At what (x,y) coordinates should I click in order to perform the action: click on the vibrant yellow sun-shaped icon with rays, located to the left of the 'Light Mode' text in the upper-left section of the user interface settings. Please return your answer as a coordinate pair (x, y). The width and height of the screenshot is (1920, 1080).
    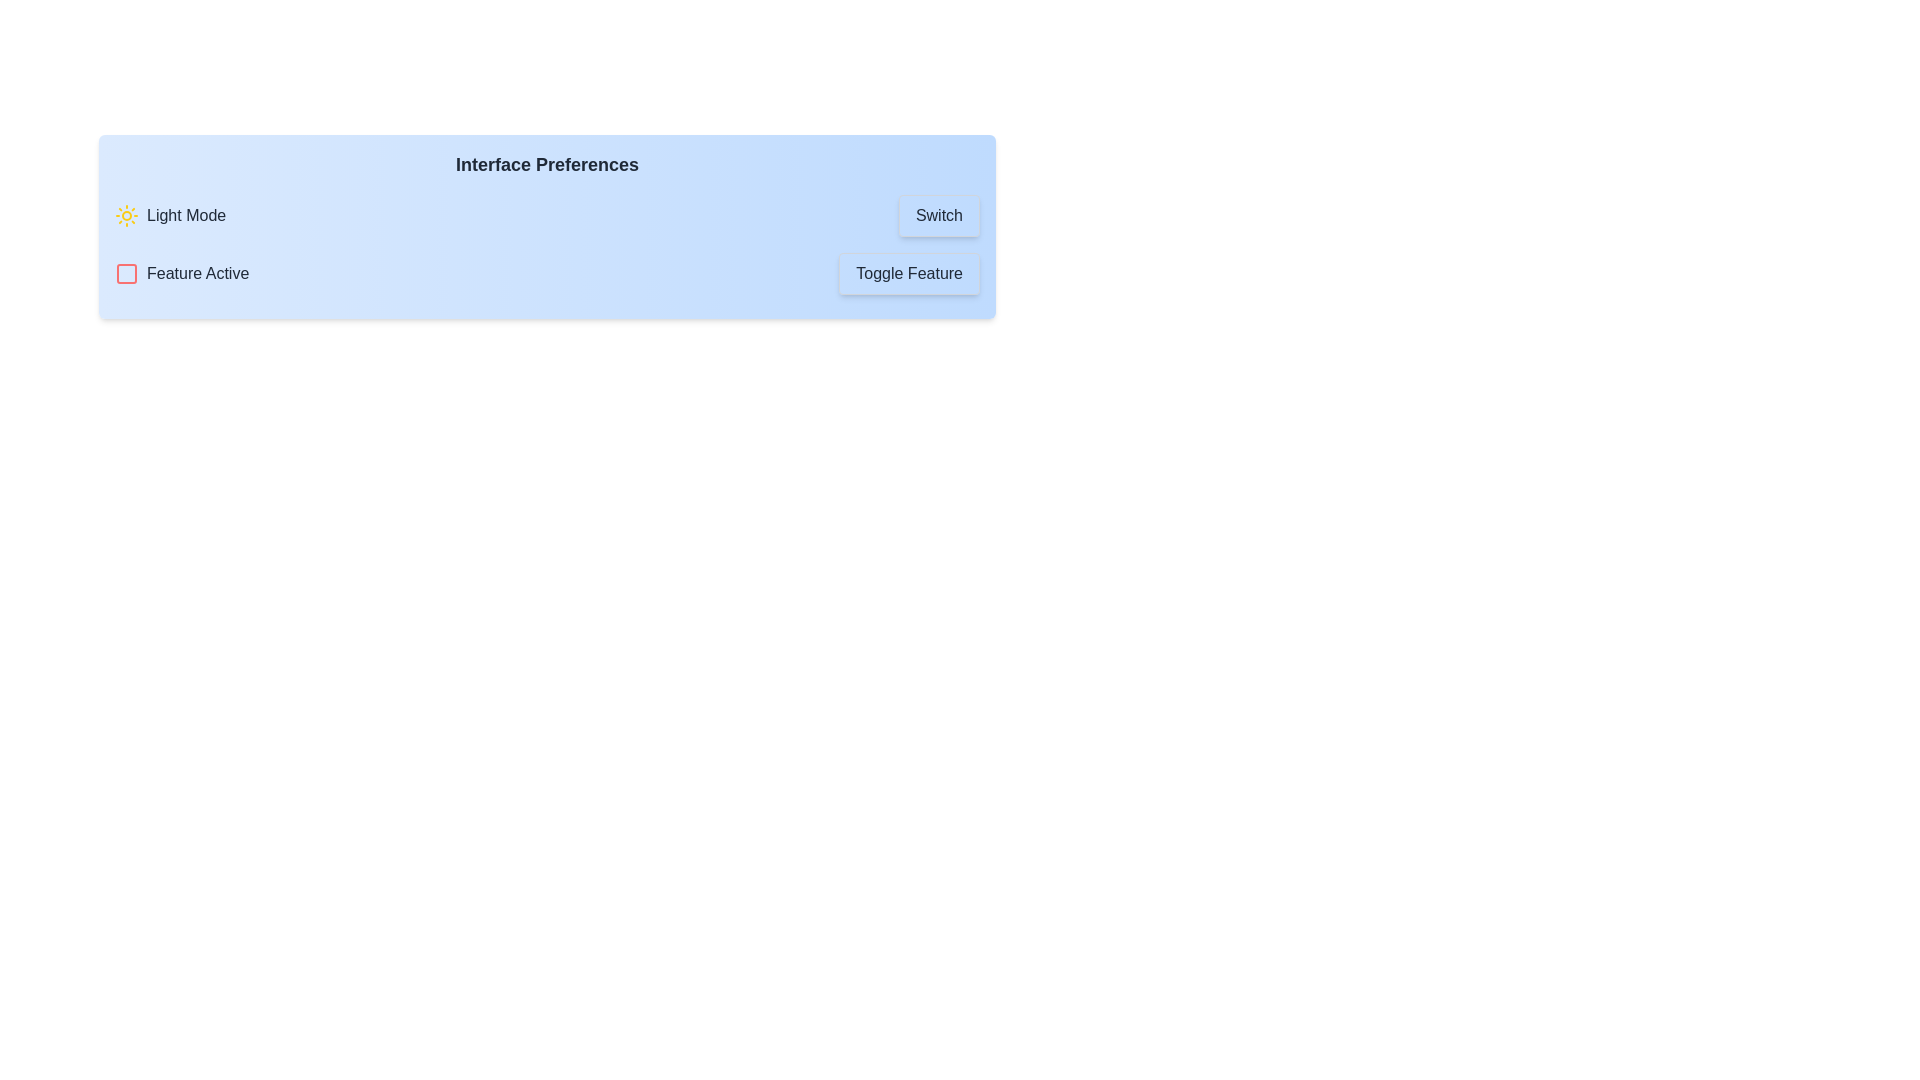
    Looking at the image, I should click on (125, 216).